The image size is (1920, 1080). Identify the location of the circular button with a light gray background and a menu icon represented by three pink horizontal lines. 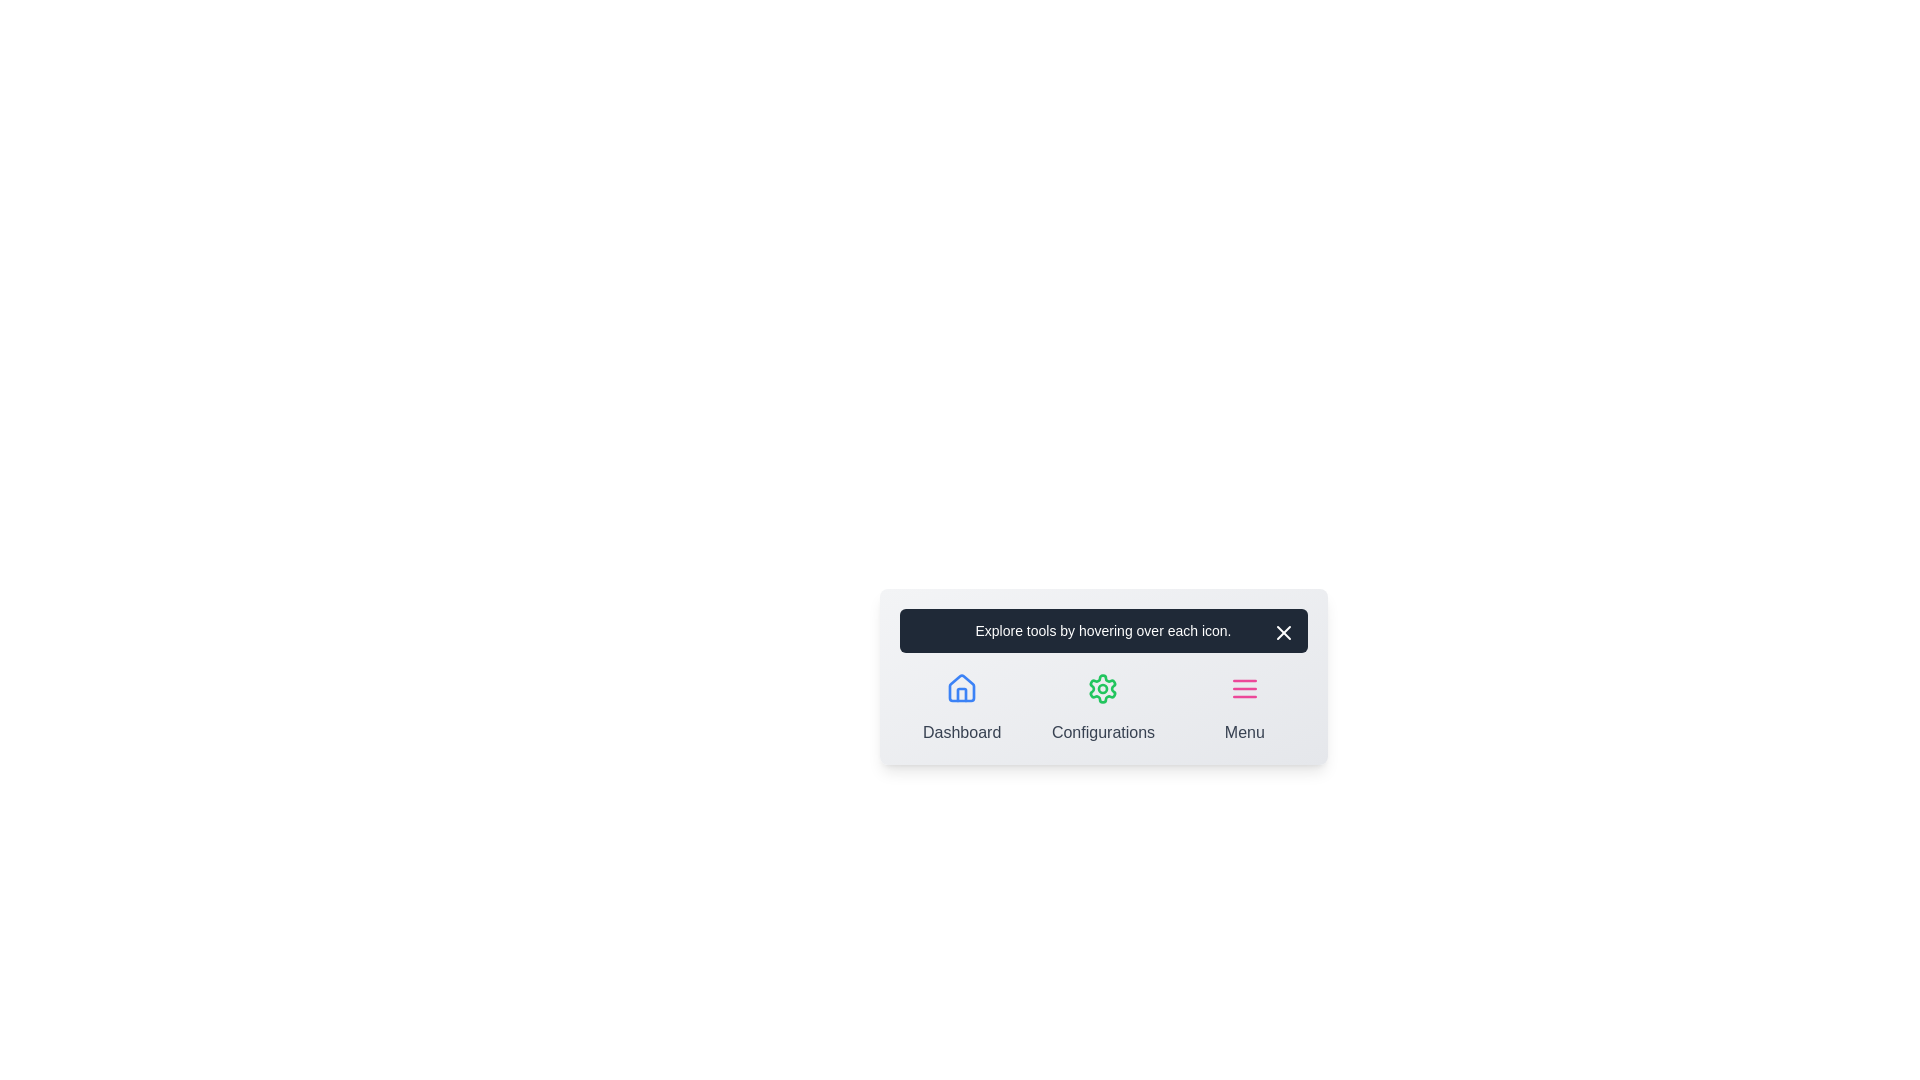
(1243, 688).